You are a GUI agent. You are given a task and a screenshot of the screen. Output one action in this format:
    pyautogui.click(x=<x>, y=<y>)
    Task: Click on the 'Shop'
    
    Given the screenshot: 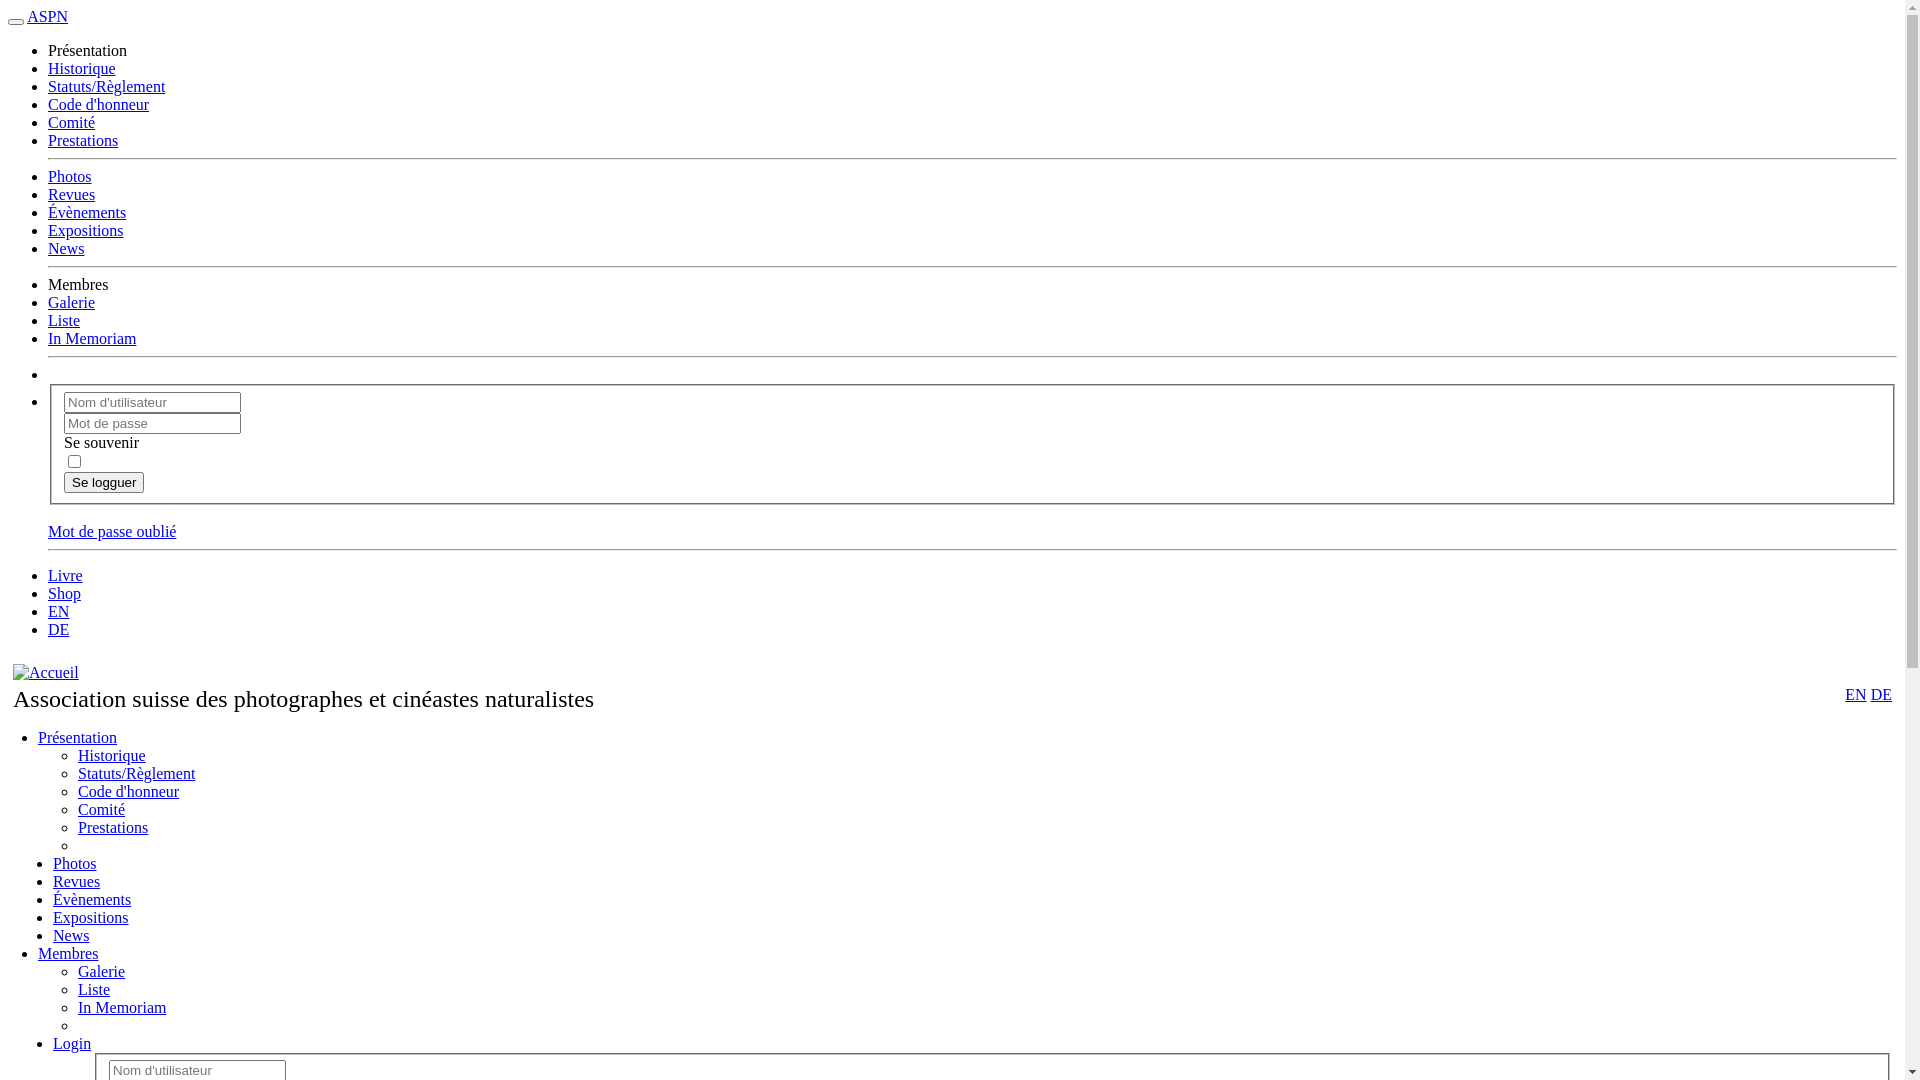 What is the action you would take?
    pyautogui.click(x=64, y=592)
    